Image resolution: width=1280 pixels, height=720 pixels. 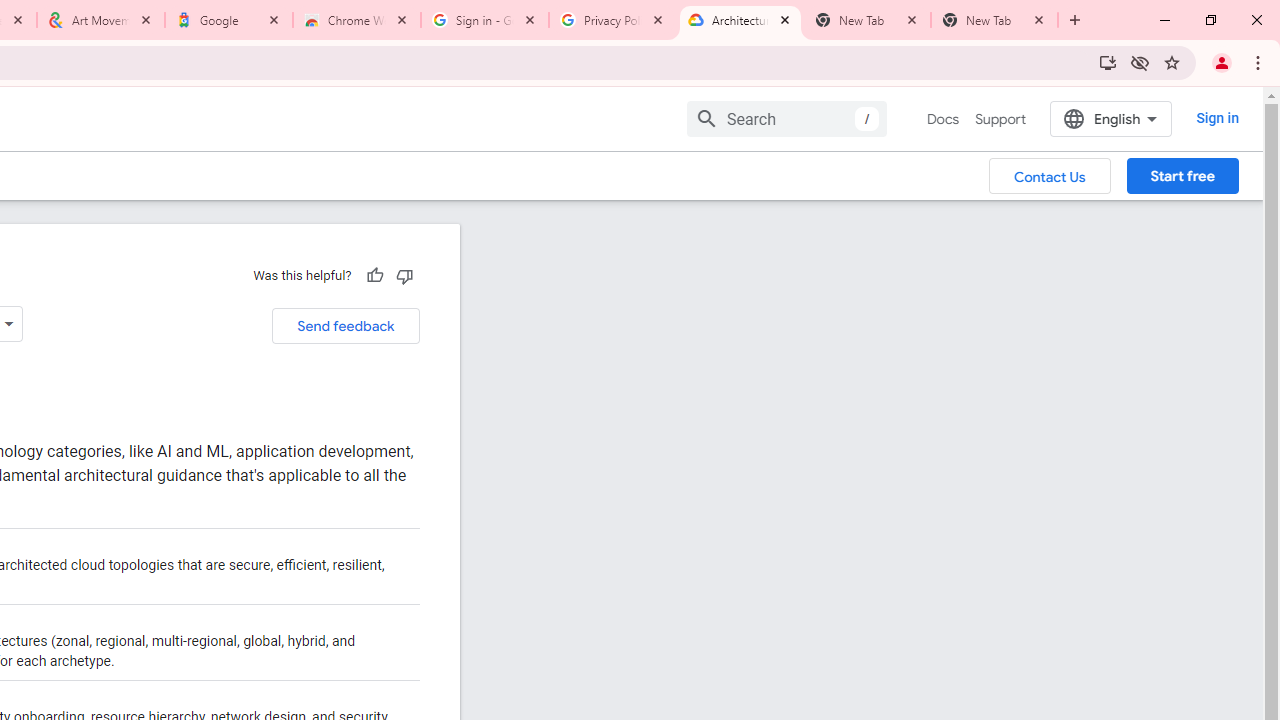 What do you see at coordinates (1110, 118) in the screenshot?
I see `'English'` at bounding box center [1110, 118].